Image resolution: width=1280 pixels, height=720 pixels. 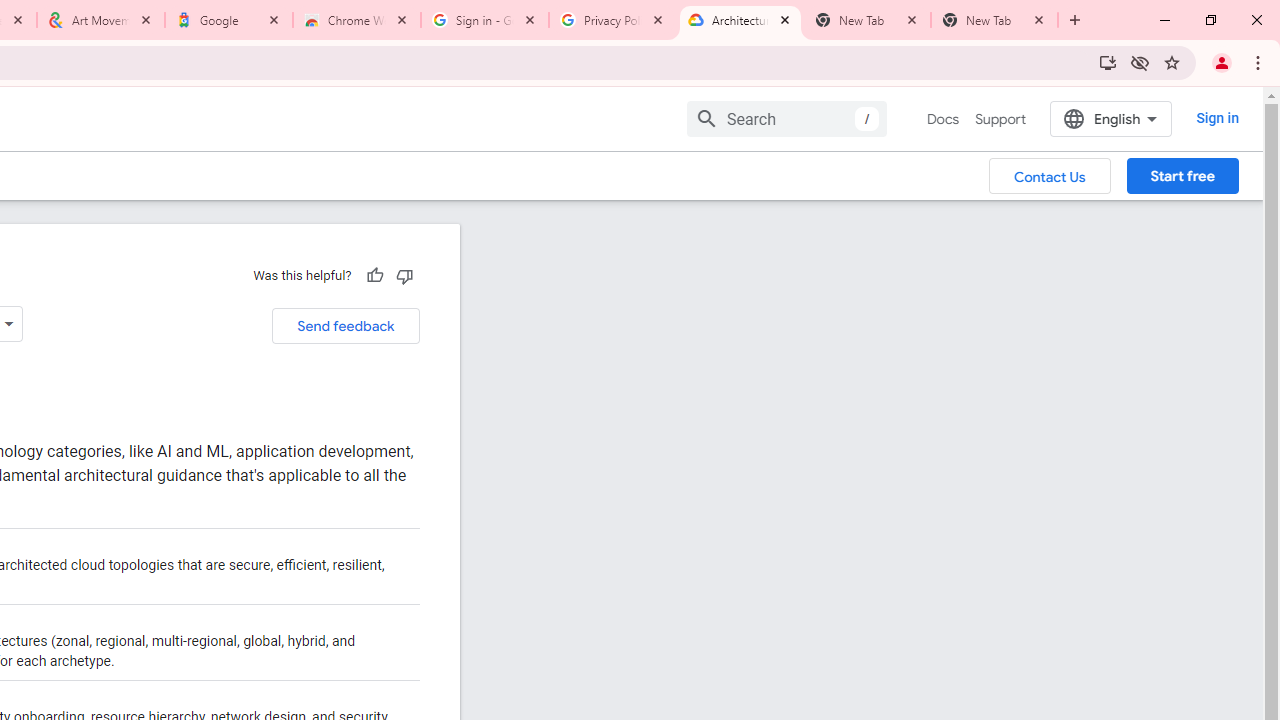 What do you see at coordinates (1110, 118) in the screenshot?
I see `'English'` at bounding box center [1110, 118].